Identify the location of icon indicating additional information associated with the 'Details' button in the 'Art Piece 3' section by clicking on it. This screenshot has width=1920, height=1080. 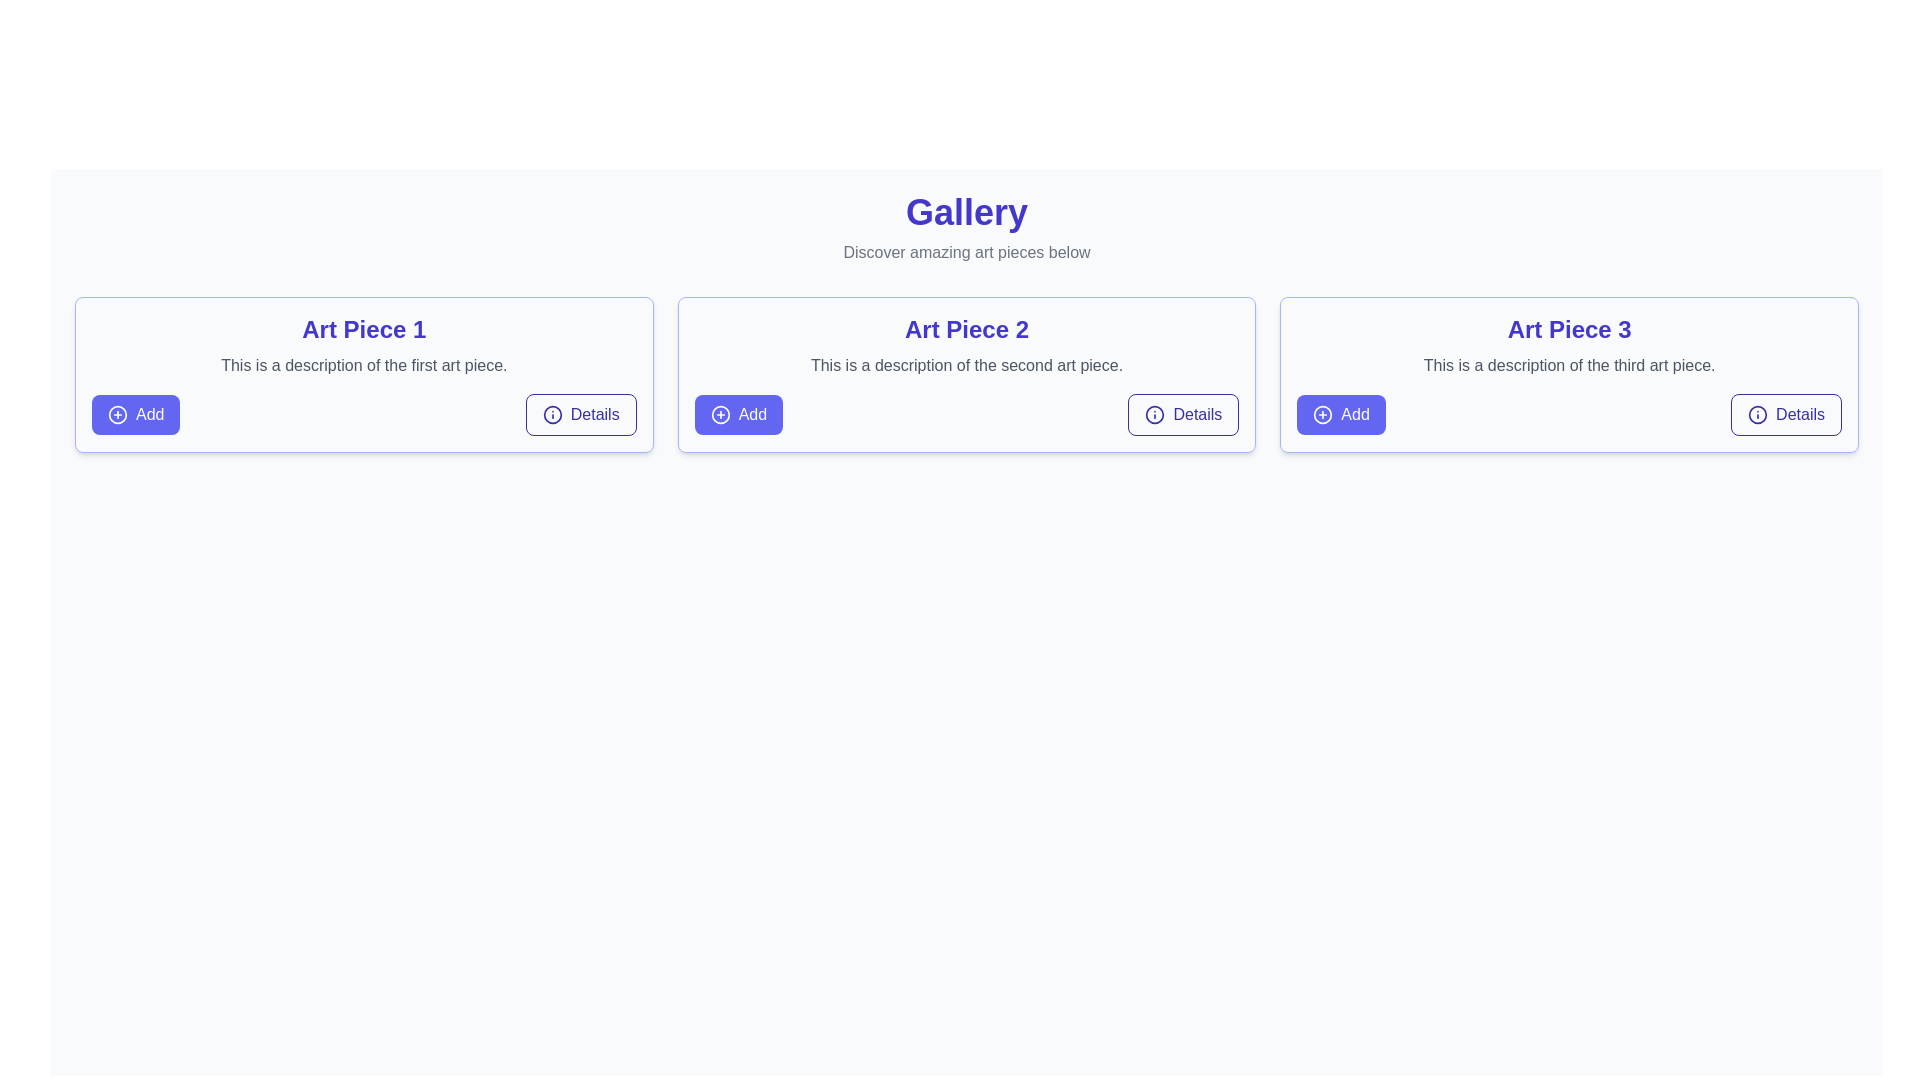
(1757, 414).